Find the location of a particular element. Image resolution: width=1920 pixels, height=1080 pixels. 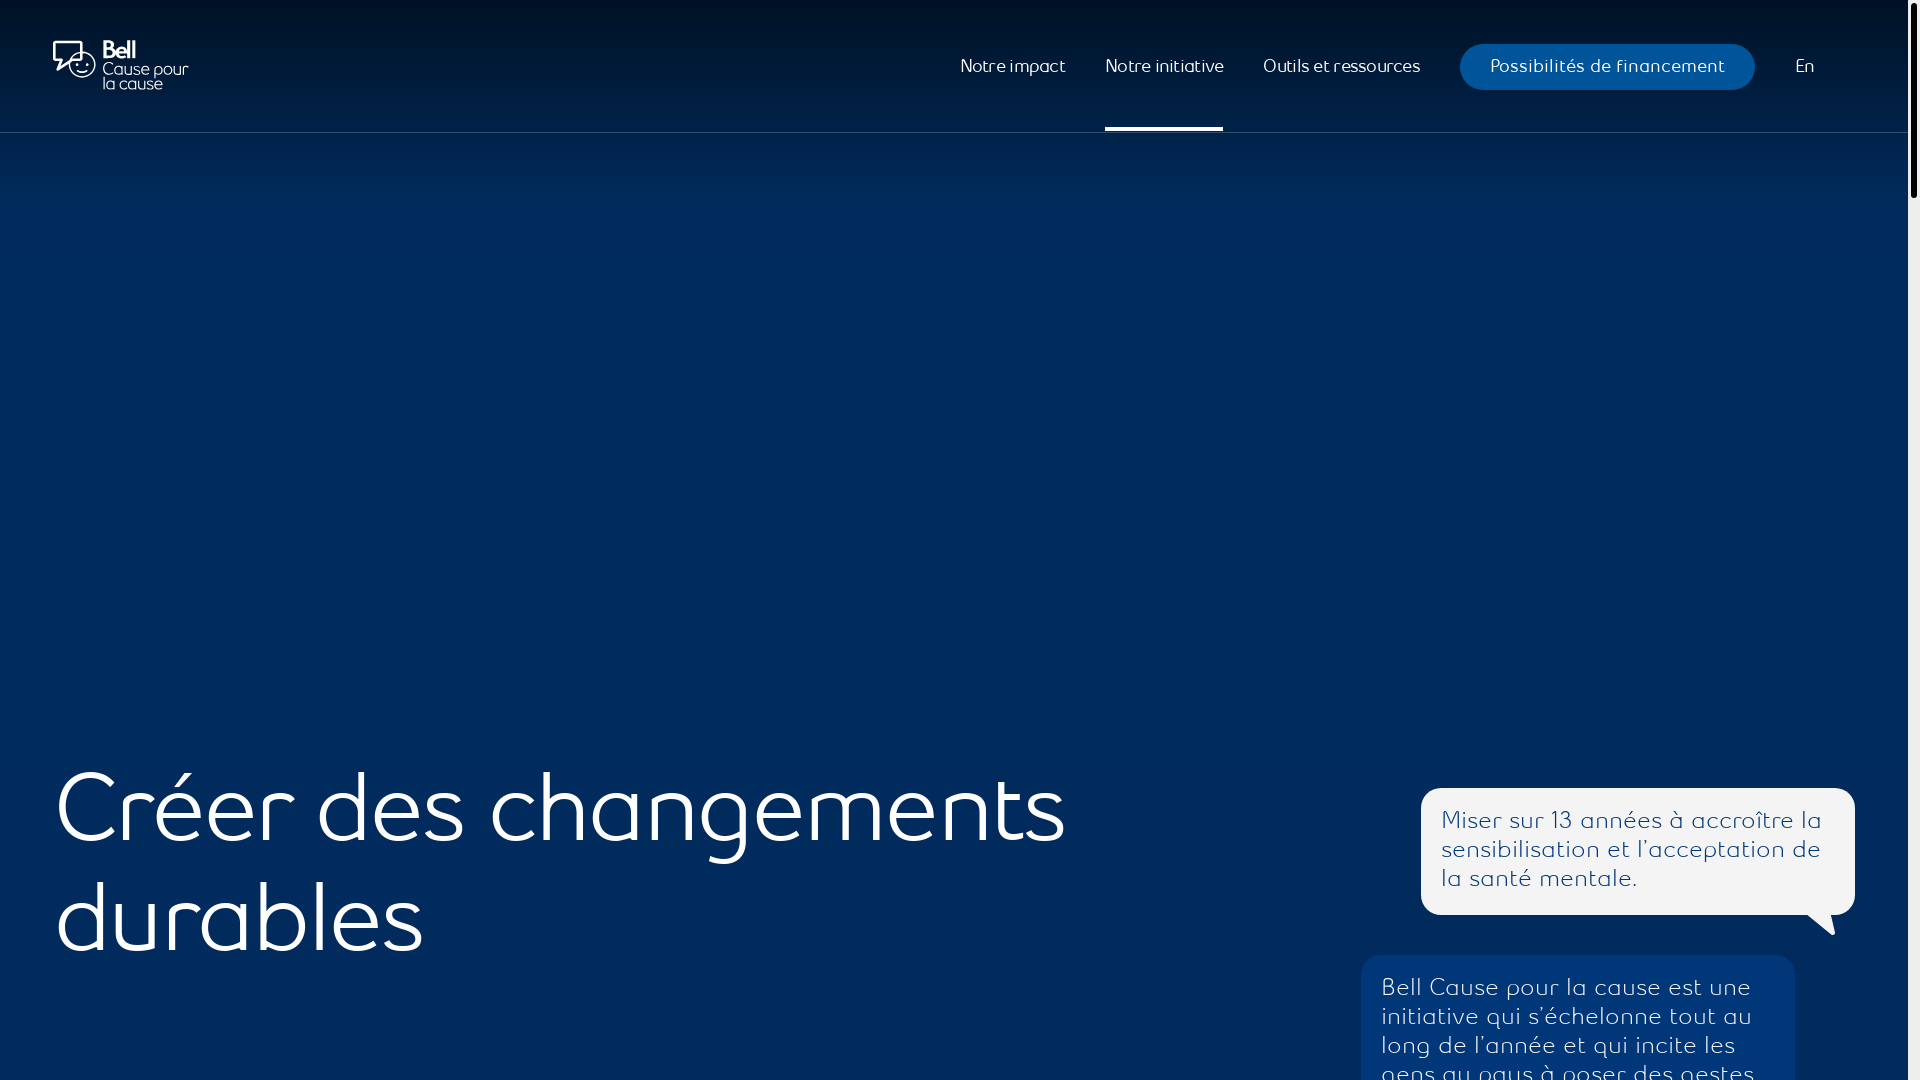

'Outils et ressources' is located at coordinates (1341, 65).